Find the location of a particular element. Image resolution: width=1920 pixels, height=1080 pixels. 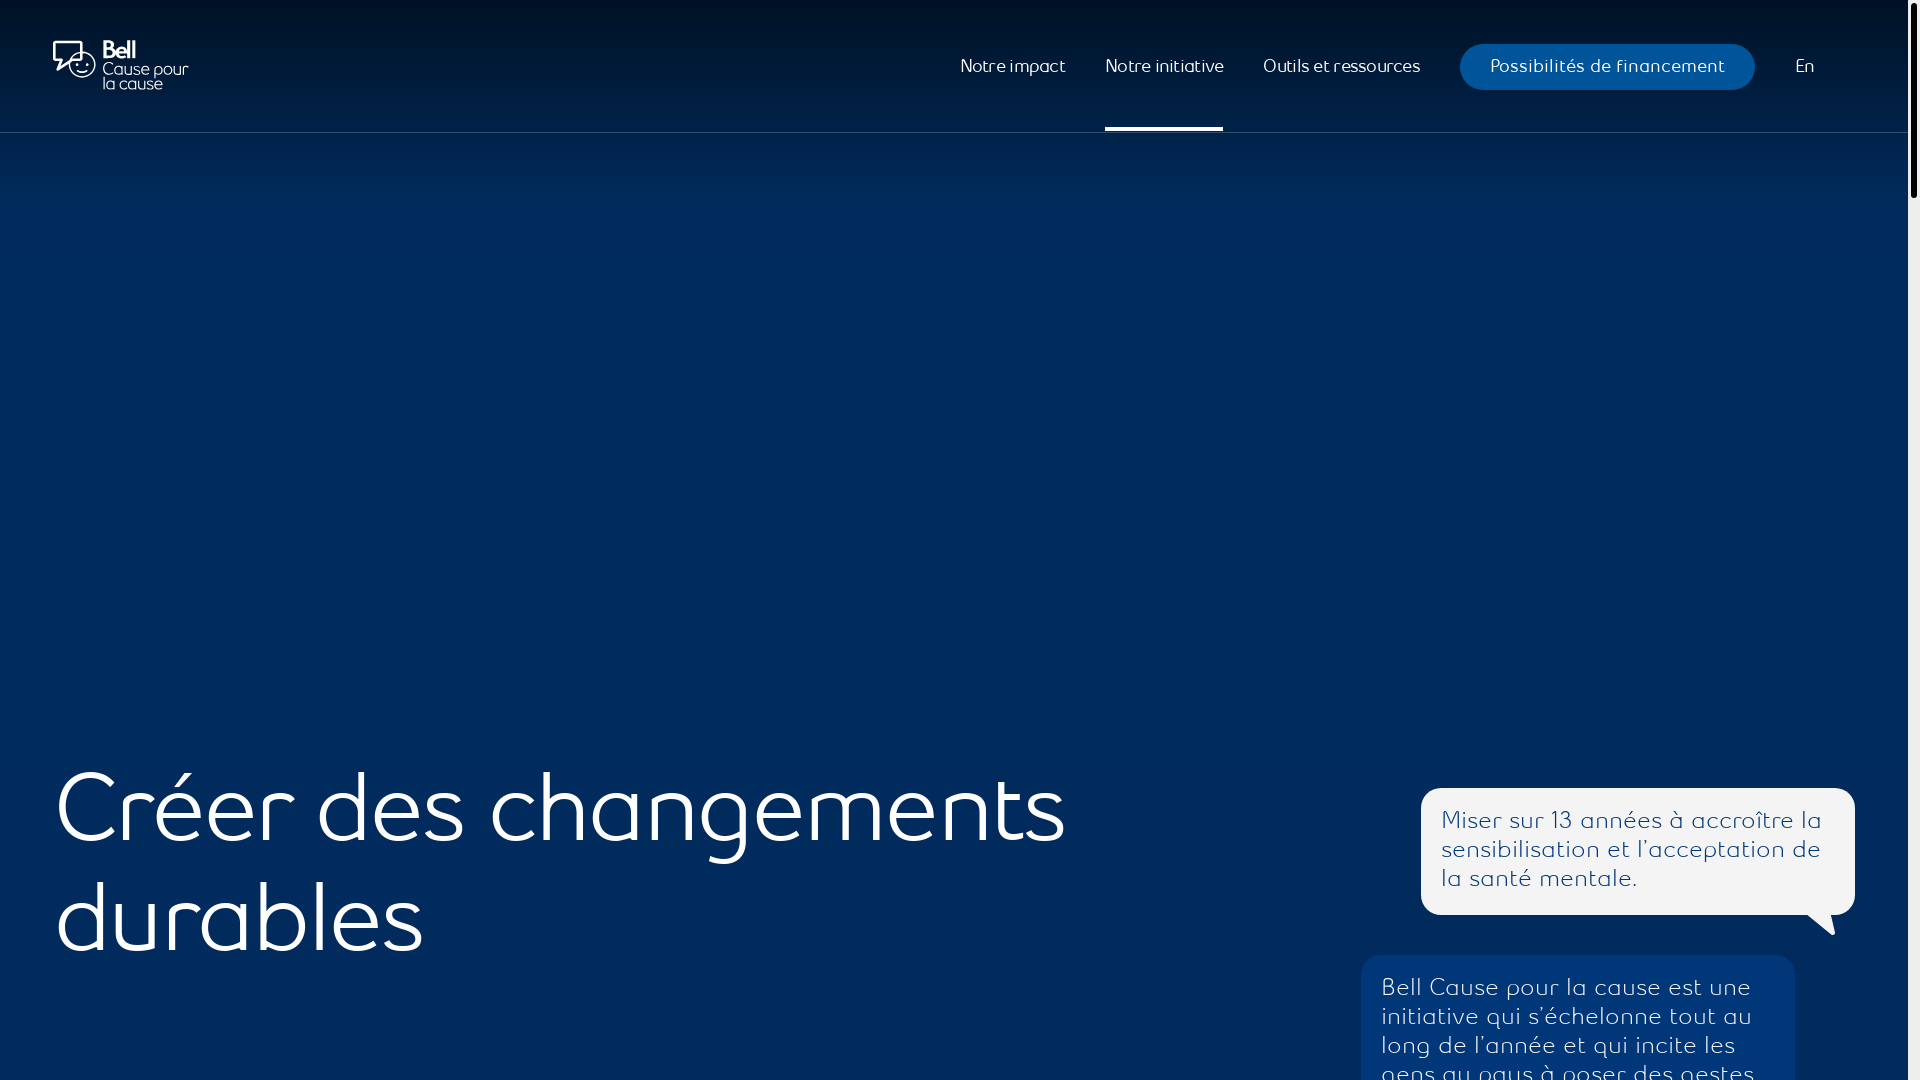

'Outils et ressources' is located at coordinates (1341, 65).